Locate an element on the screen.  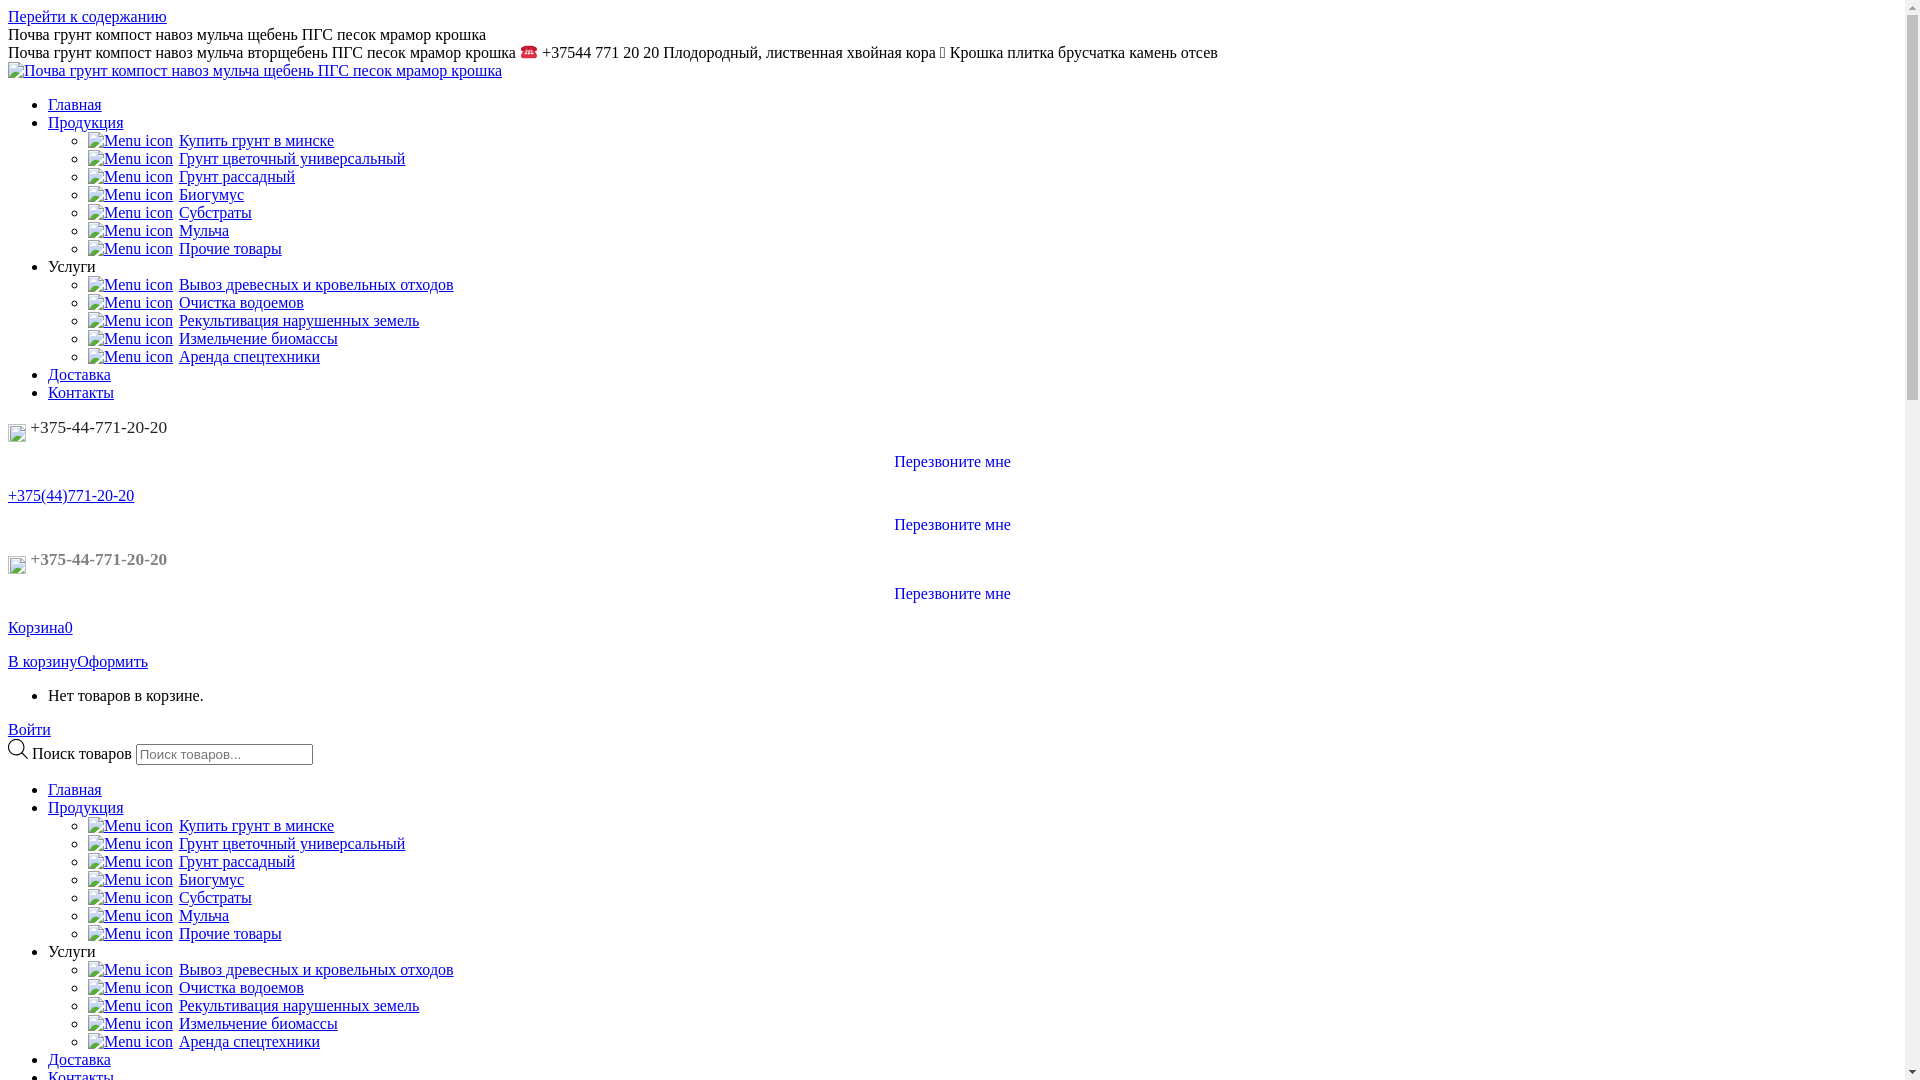
'+375(44)771-20-20' is located at coordinates (71, 495).